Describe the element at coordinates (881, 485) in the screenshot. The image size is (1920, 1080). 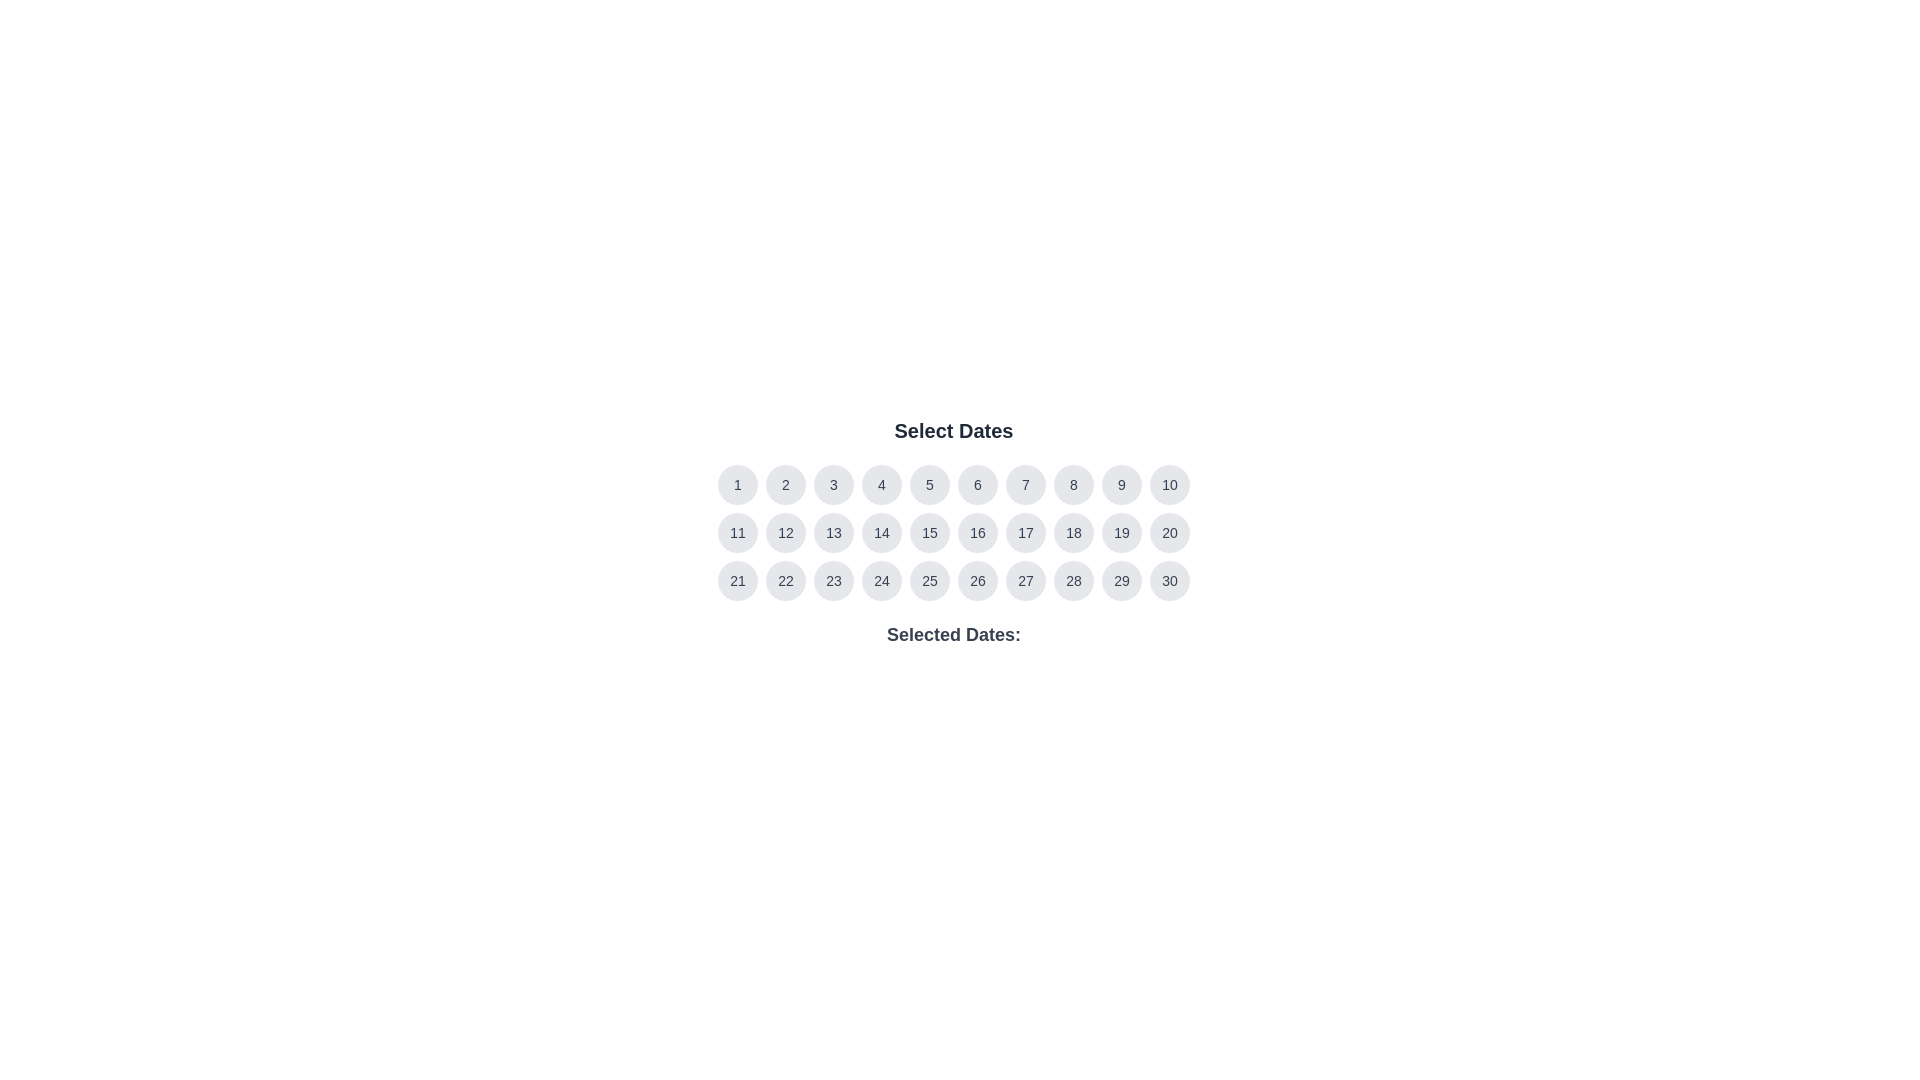
I see `the date selection button located in the first row, fourth position from the left` at that location.